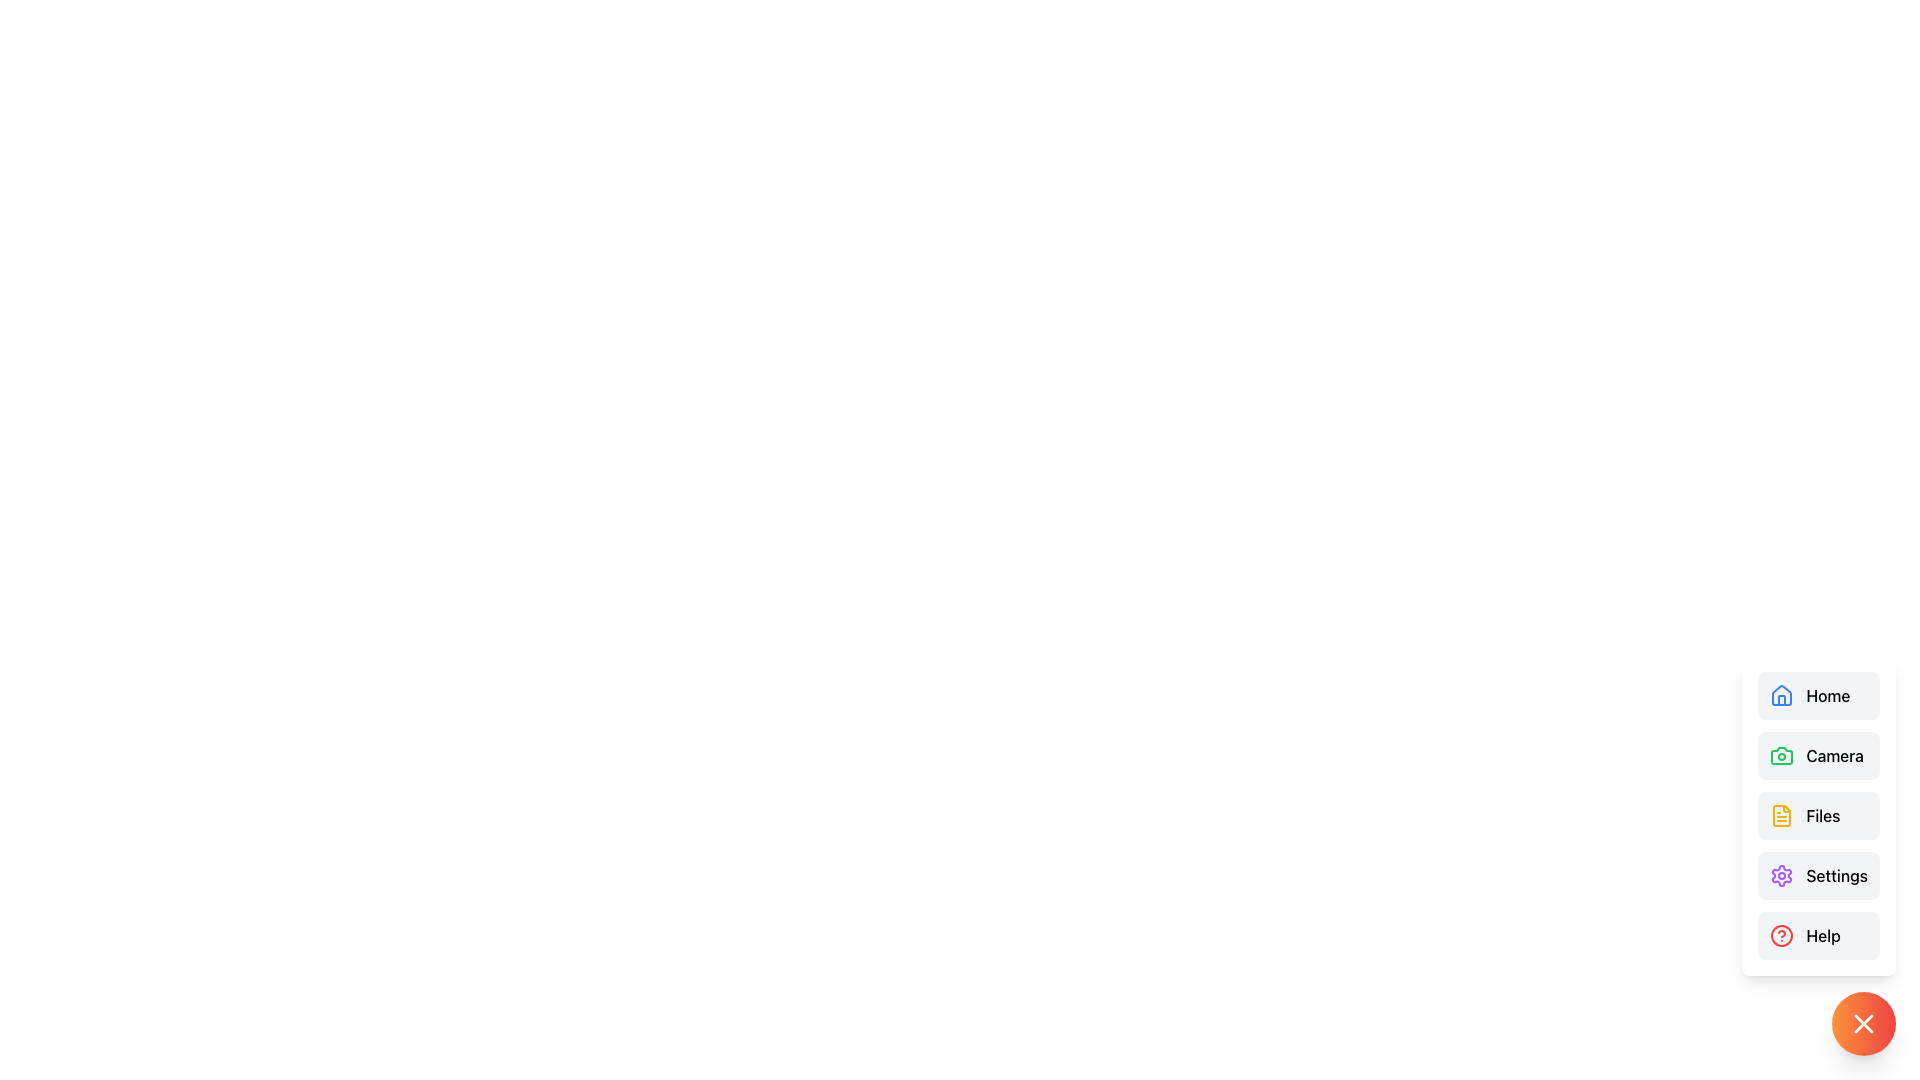 Image resolution: width=1920 pixels, height=1080 pixels. I want to click on the button located in the third position from the top in a vertically arranged list near the bottom-right corner, so click(1819, 816).